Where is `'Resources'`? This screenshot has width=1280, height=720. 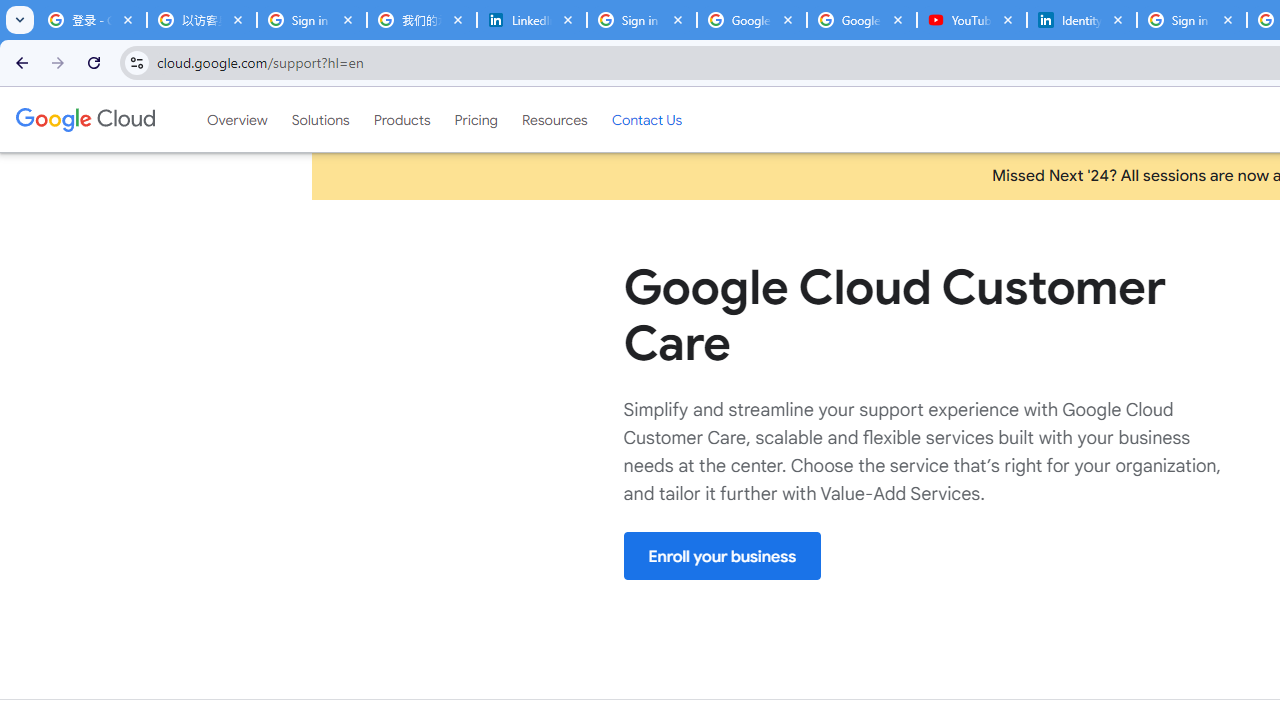
'Resources' is located at coordinates (554, 119).